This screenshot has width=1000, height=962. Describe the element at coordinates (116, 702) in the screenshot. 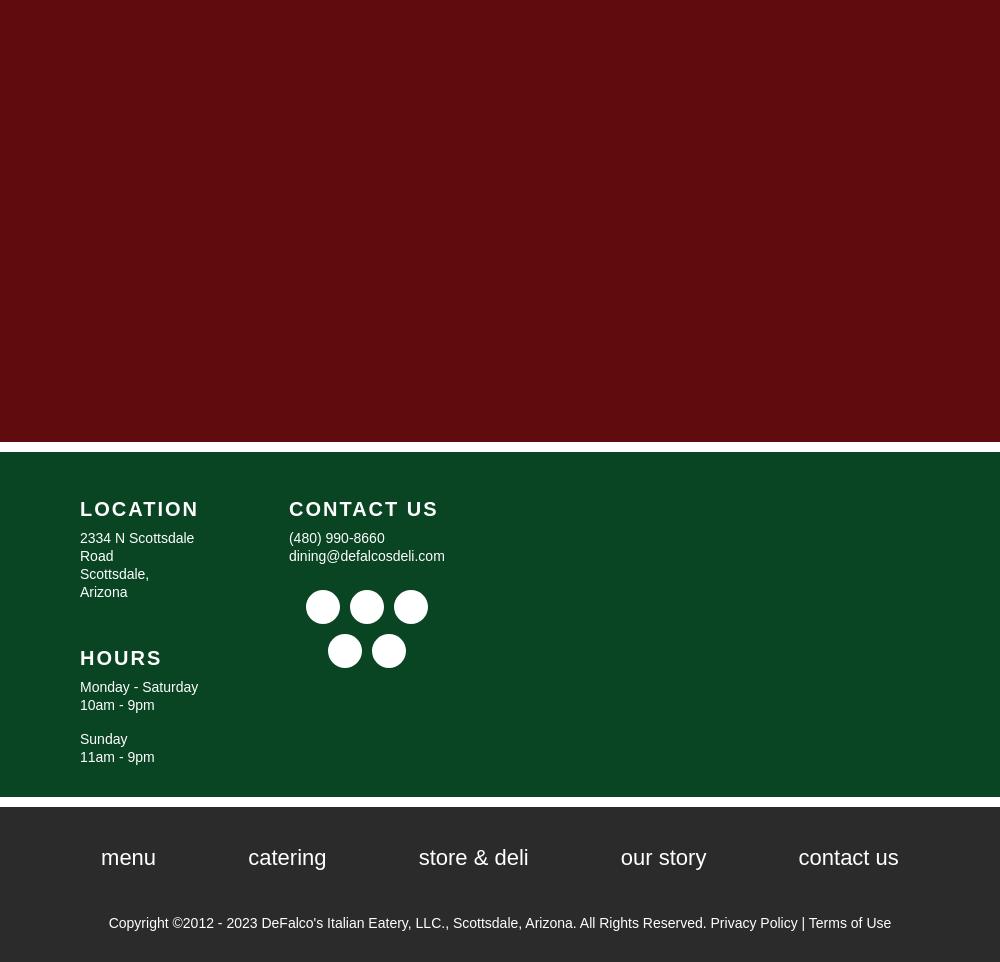

I see `'10am - 9pm'` at that location.